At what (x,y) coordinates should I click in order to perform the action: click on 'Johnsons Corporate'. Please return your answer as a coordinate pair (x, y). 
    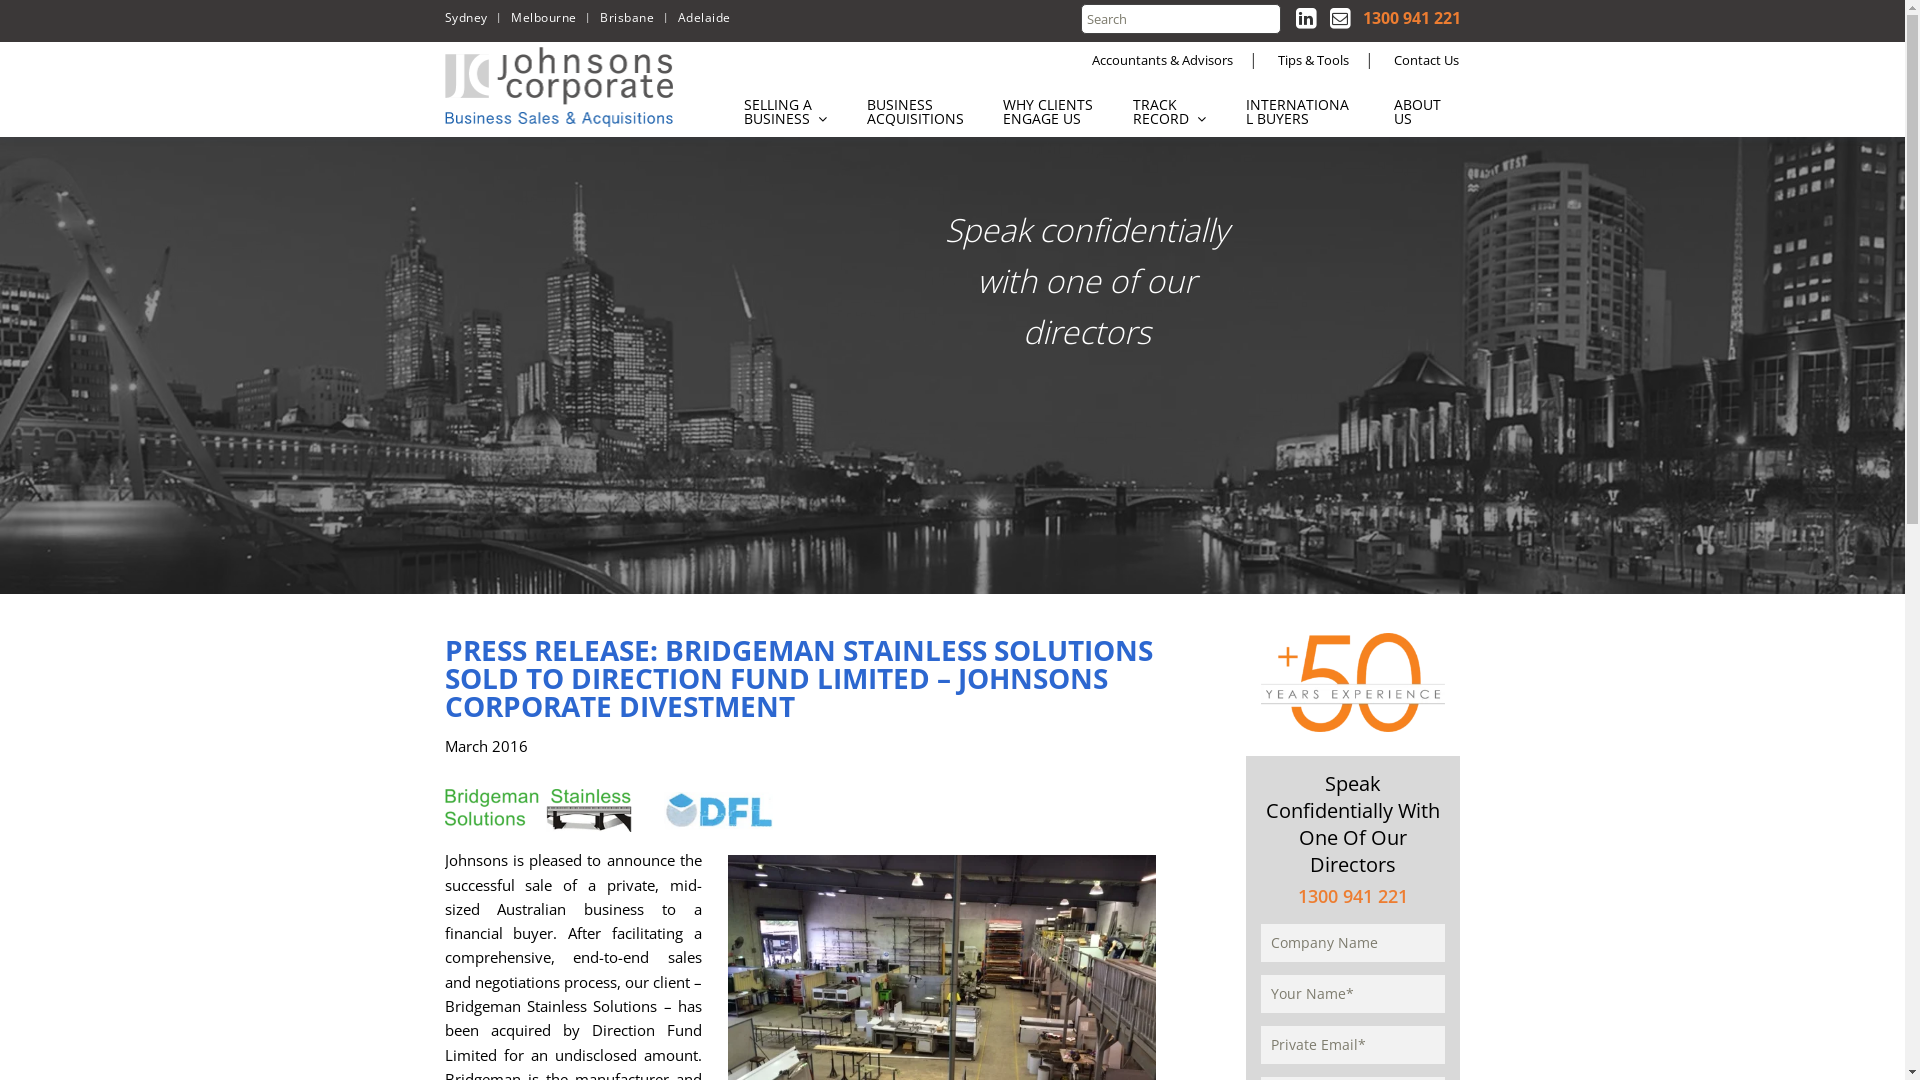
    Looking at the image, I should click on (560, 86).